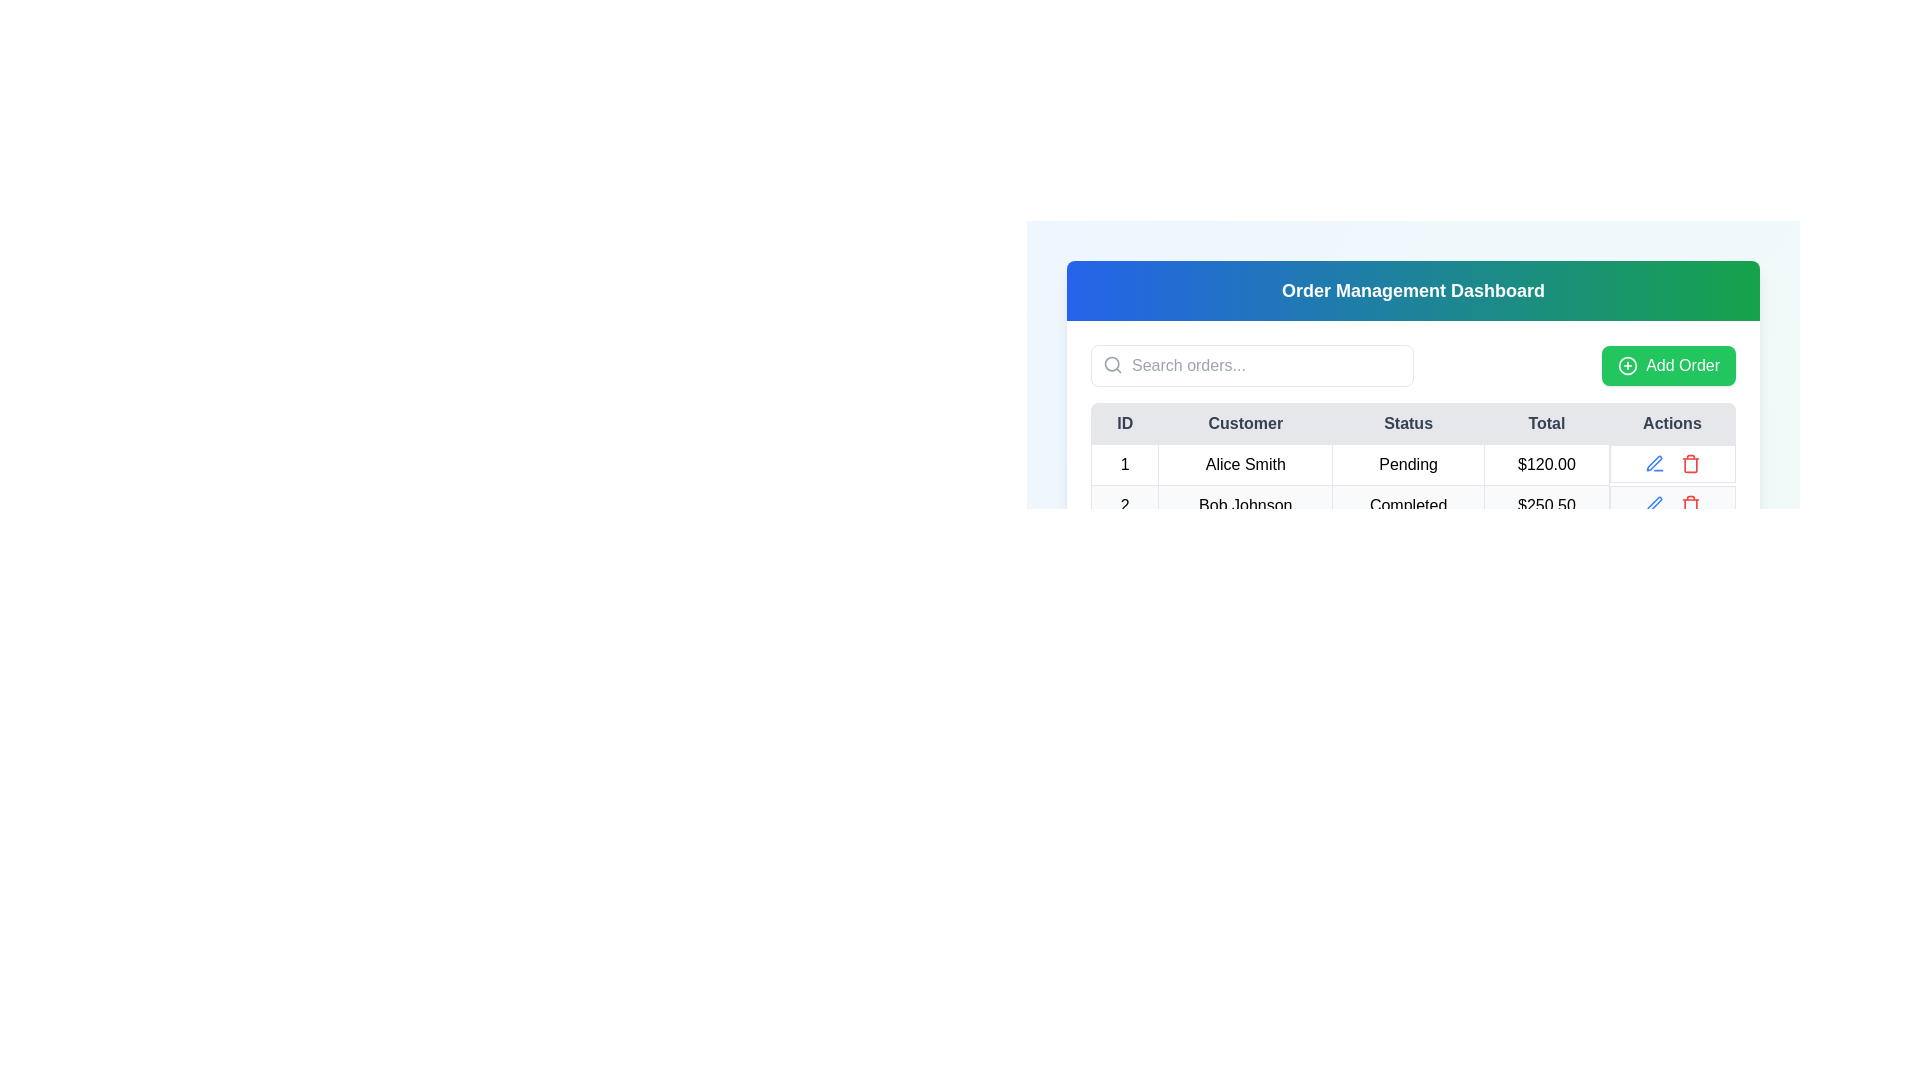 Image resolution: width=1920 pixels, height=1080 pixels. I want to click on monetary value displayed in the text element that shows '$120.00' under the 'Total' header in the row for 'Alice Smith' with status 'Pending', so click(1545, 465).